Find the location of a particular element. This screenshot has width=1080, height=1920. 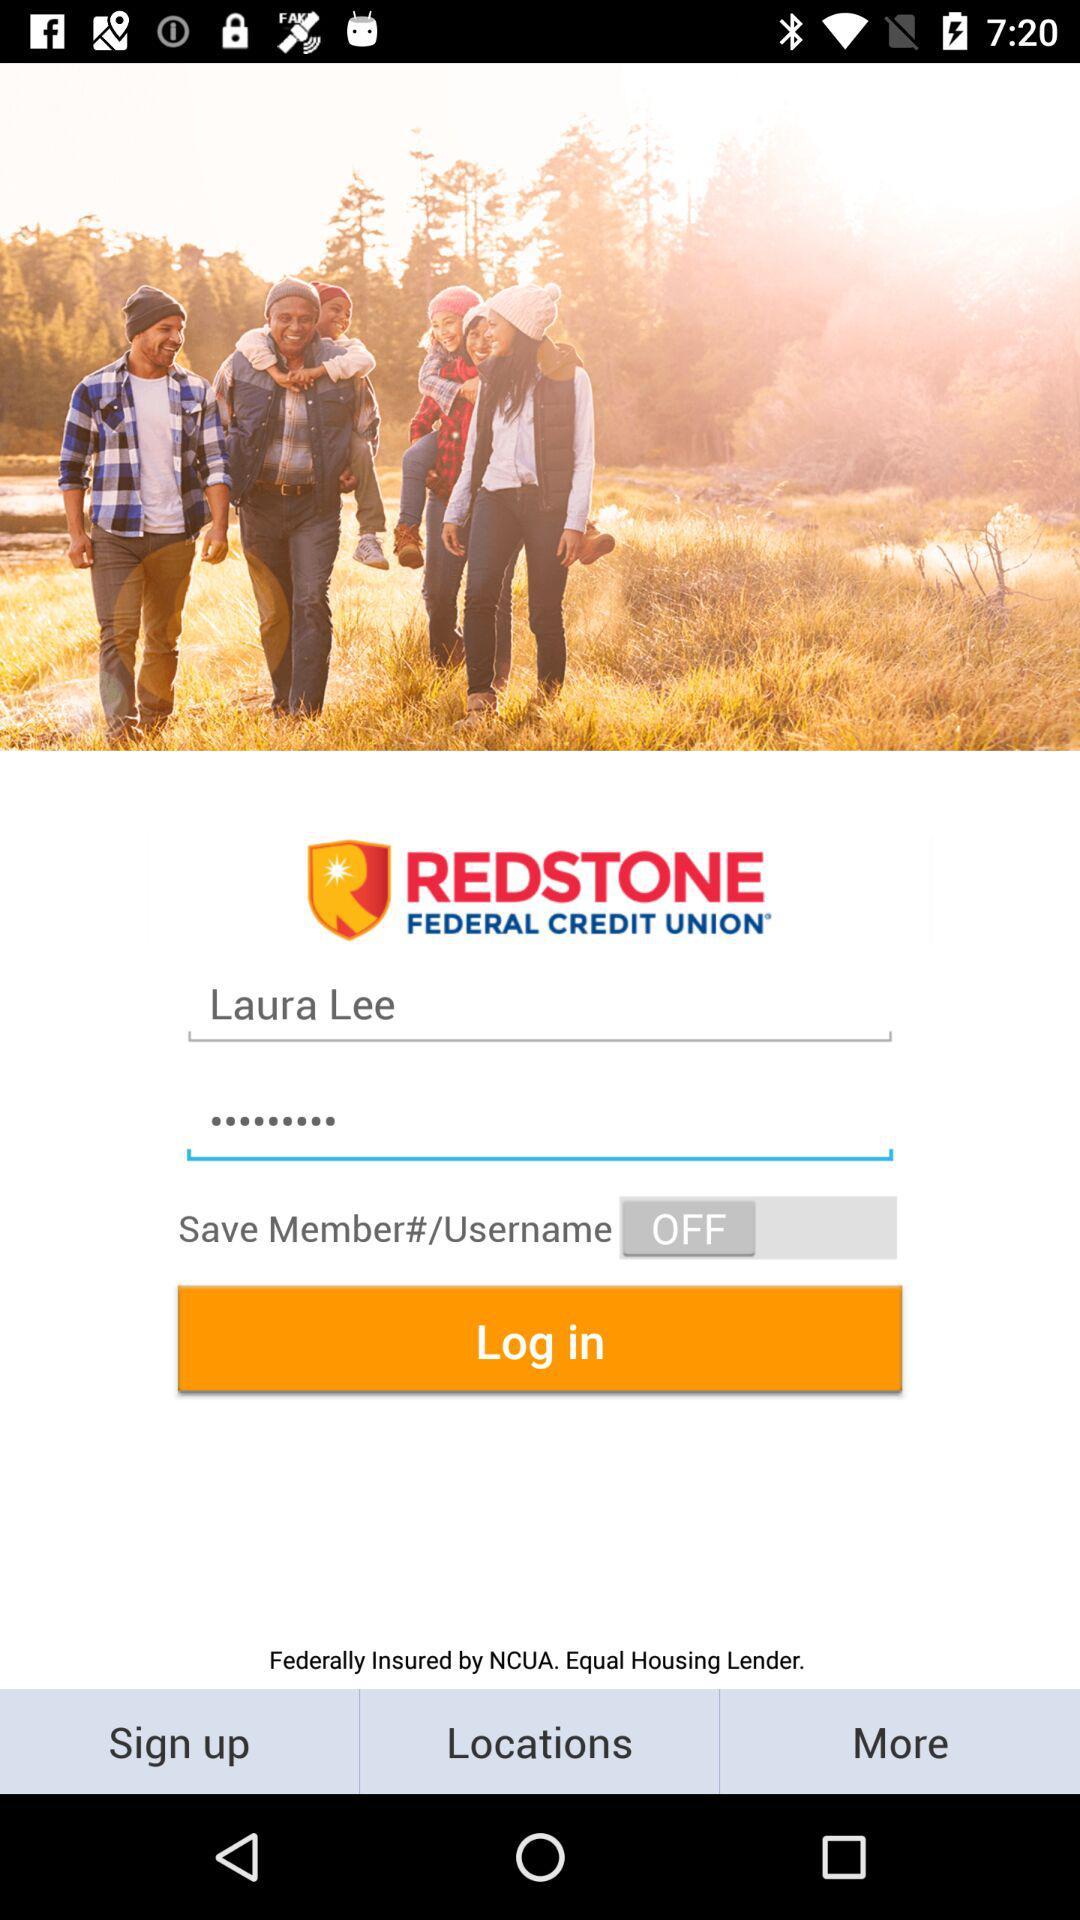

the crowd3116 item is located at coordinates (540, 1121).